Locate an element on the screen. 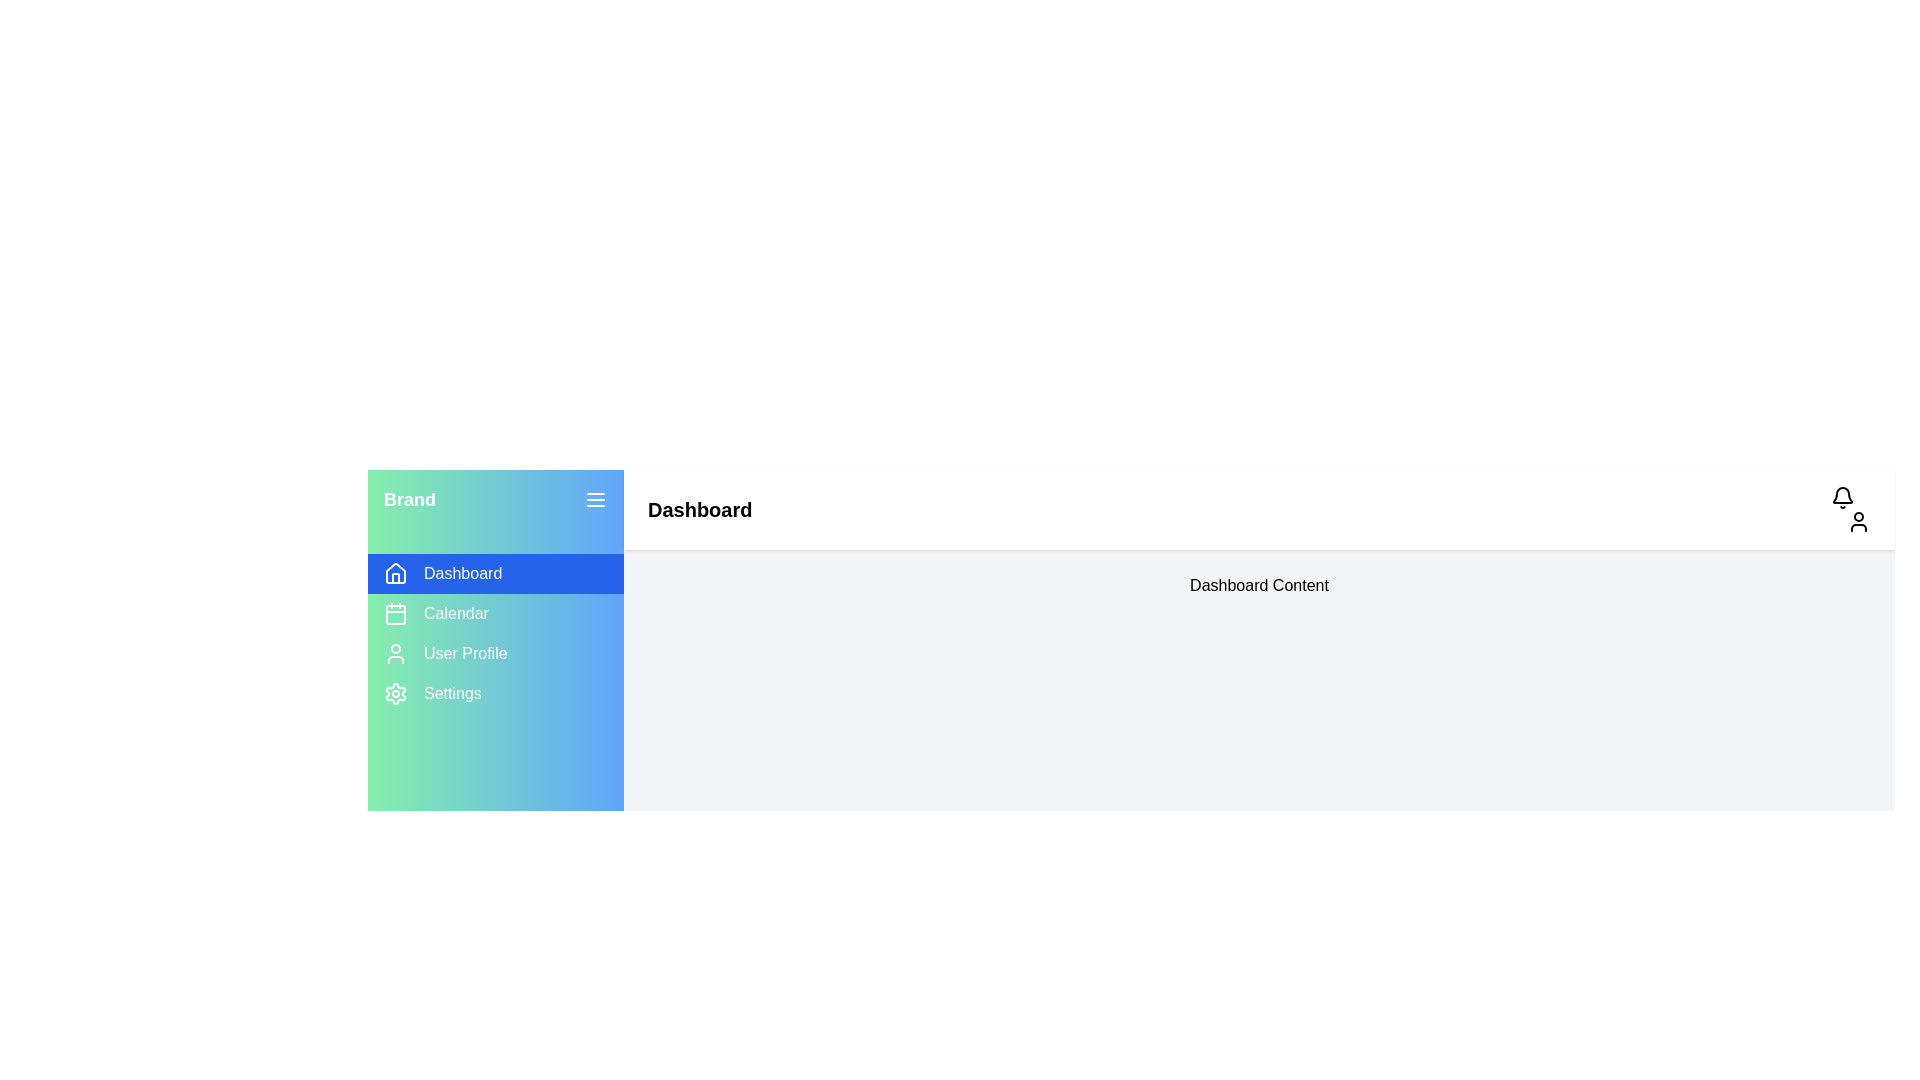  the icon located at the top-right corner of the interface that serves as a button for accessing user profile or account settings is located at coordinates (1857, 520).